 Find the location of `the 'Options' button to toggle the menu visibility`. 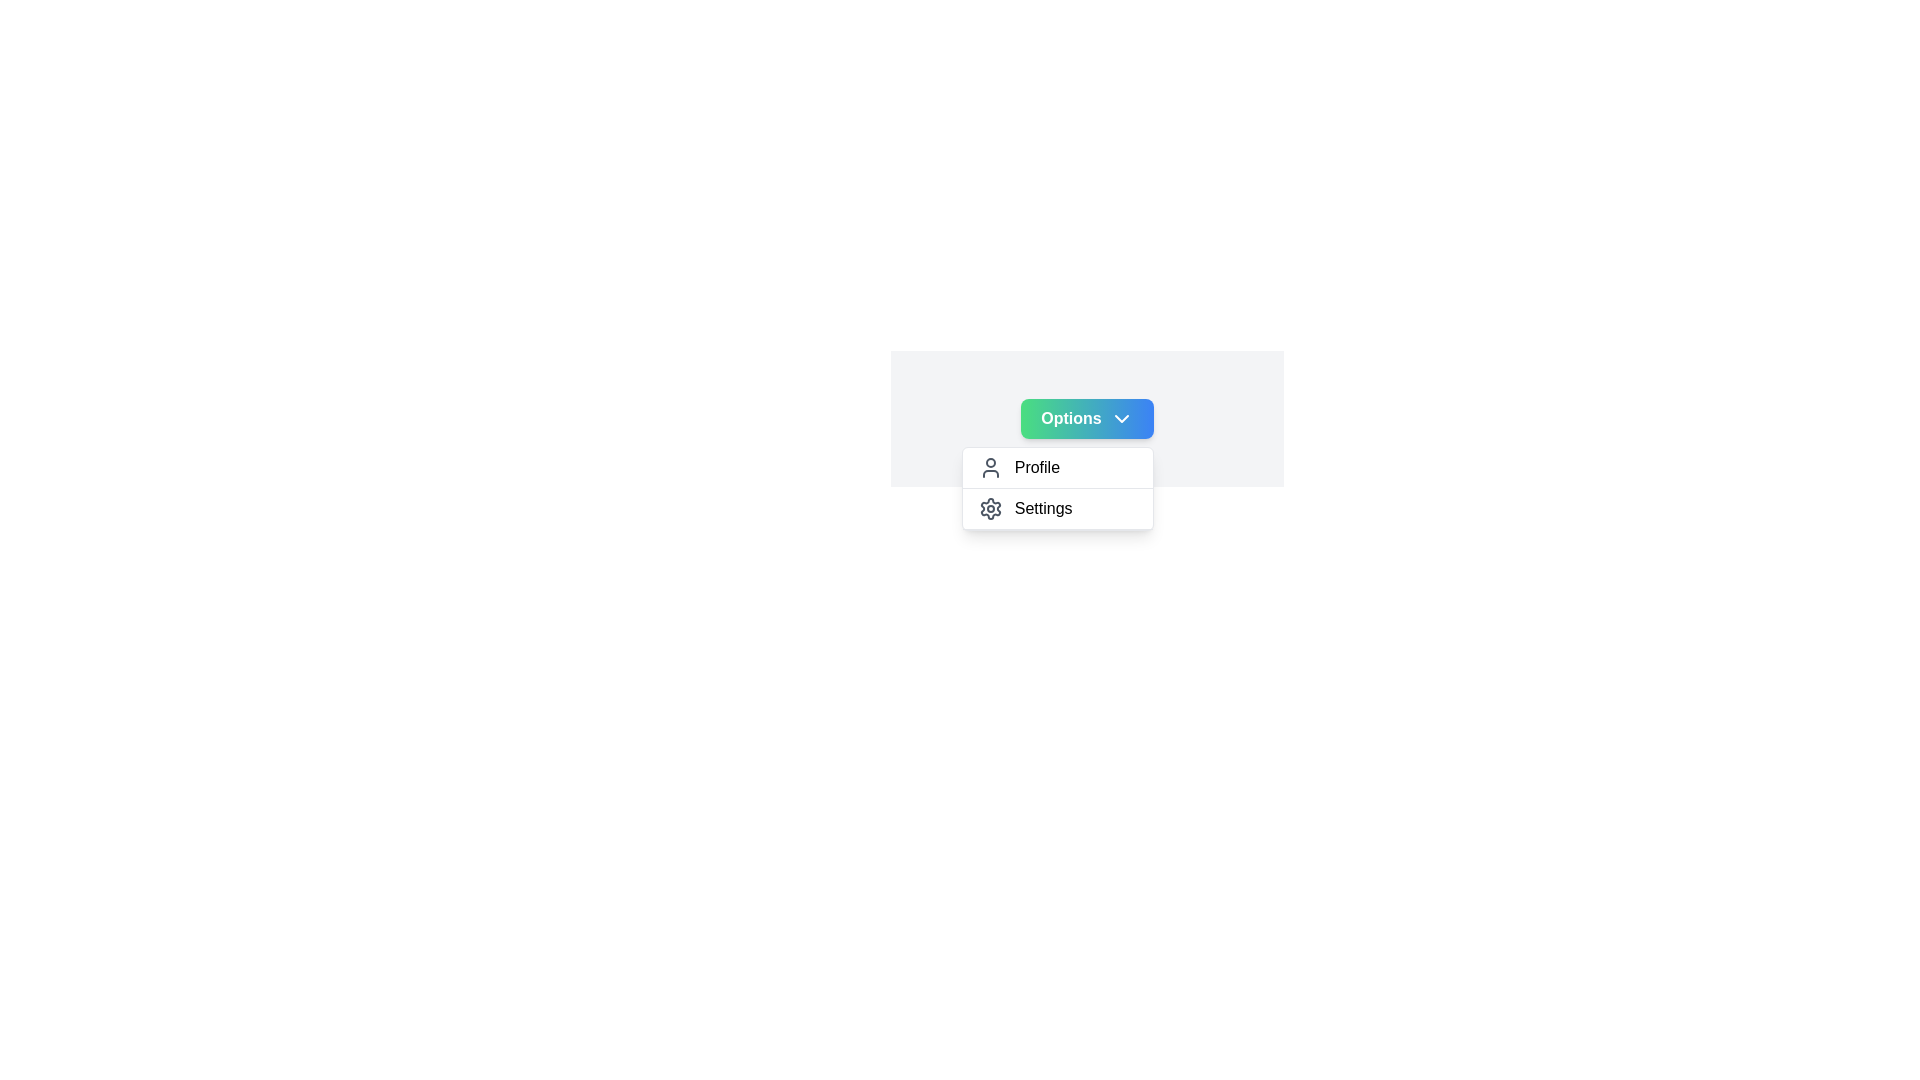

the 'Options' button to toggle the menu visibility is located at coordinates (1086, 418).